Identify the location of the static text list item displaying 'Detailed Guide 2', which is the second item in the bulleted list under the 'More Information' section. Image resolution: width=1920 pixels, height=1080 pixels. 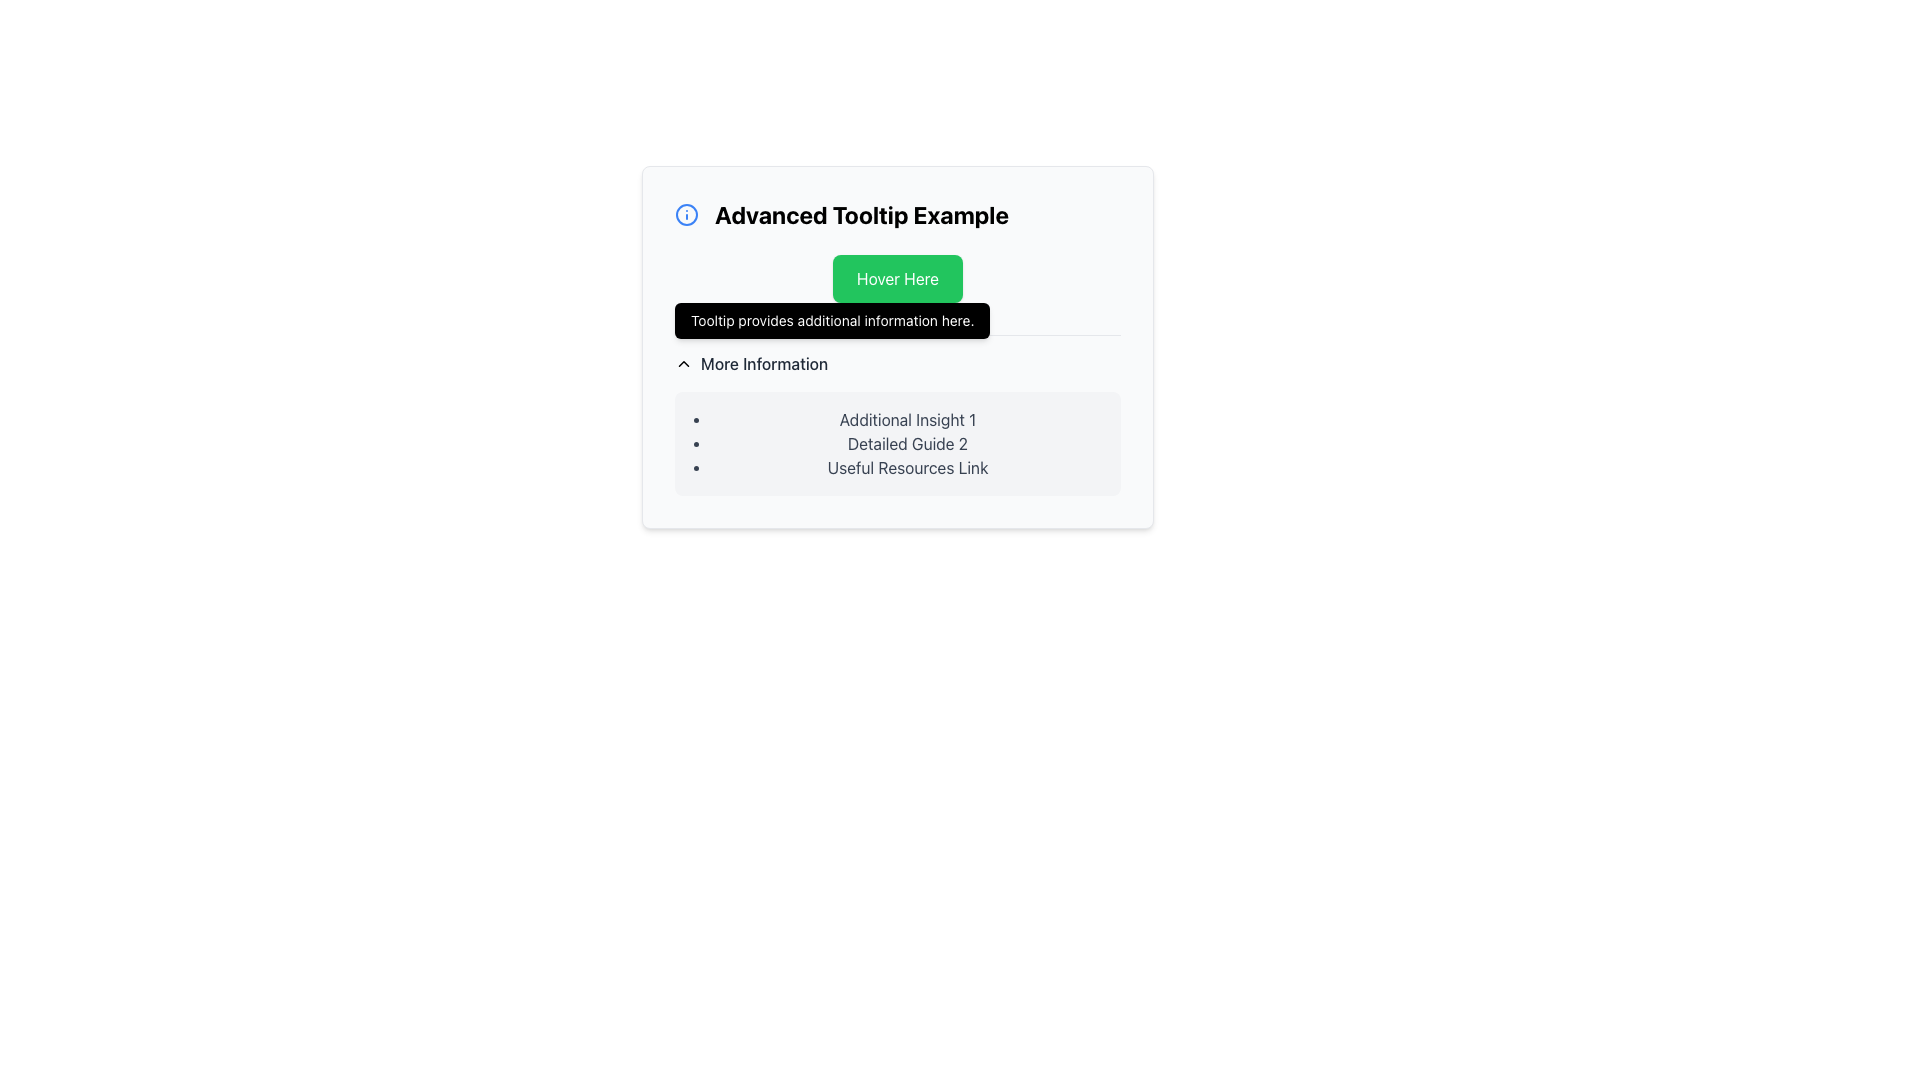
(906, 442).